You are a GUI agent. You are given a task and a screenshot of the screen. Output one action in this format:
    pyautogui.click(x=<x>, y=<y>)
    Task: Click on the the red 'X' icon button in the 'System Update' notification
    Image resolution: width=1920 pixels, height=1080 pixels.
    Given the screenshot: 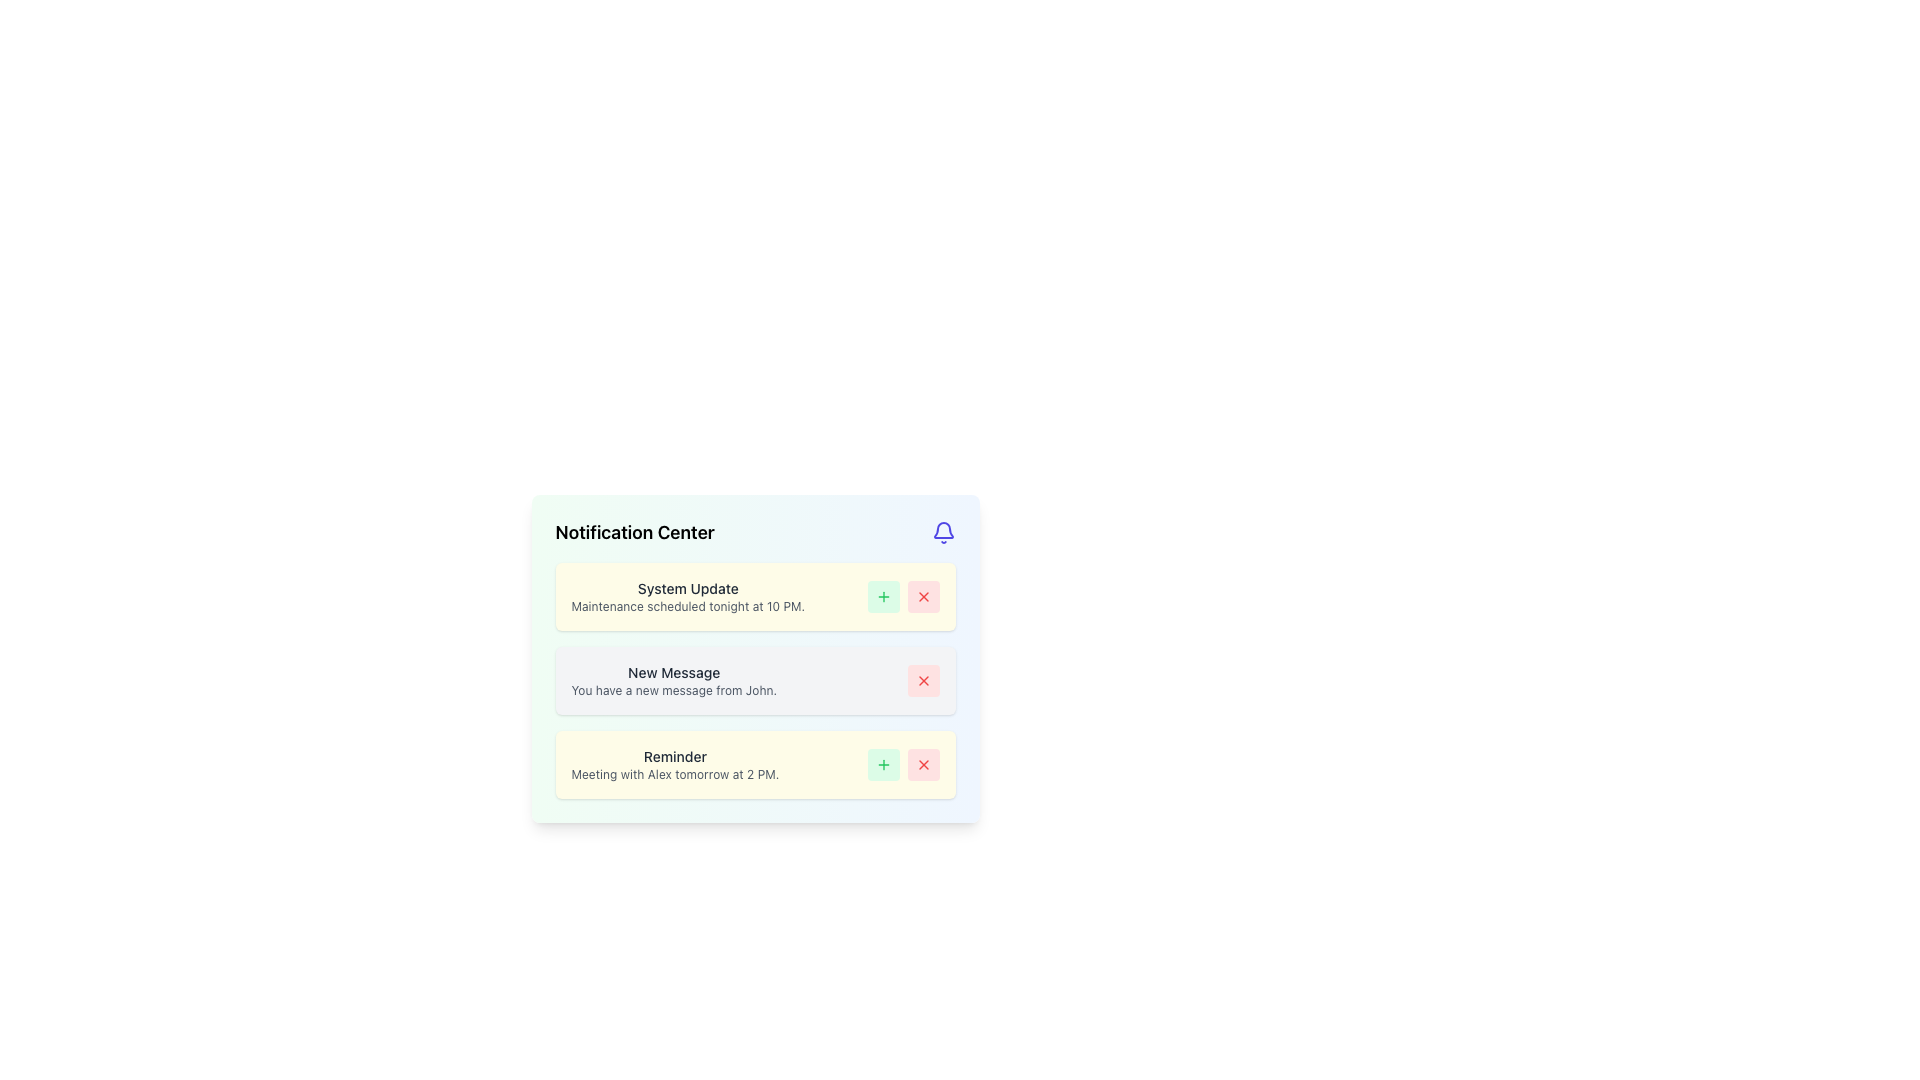 What is the action you would take?
    pyautogui.click(x=922, y=596)
    